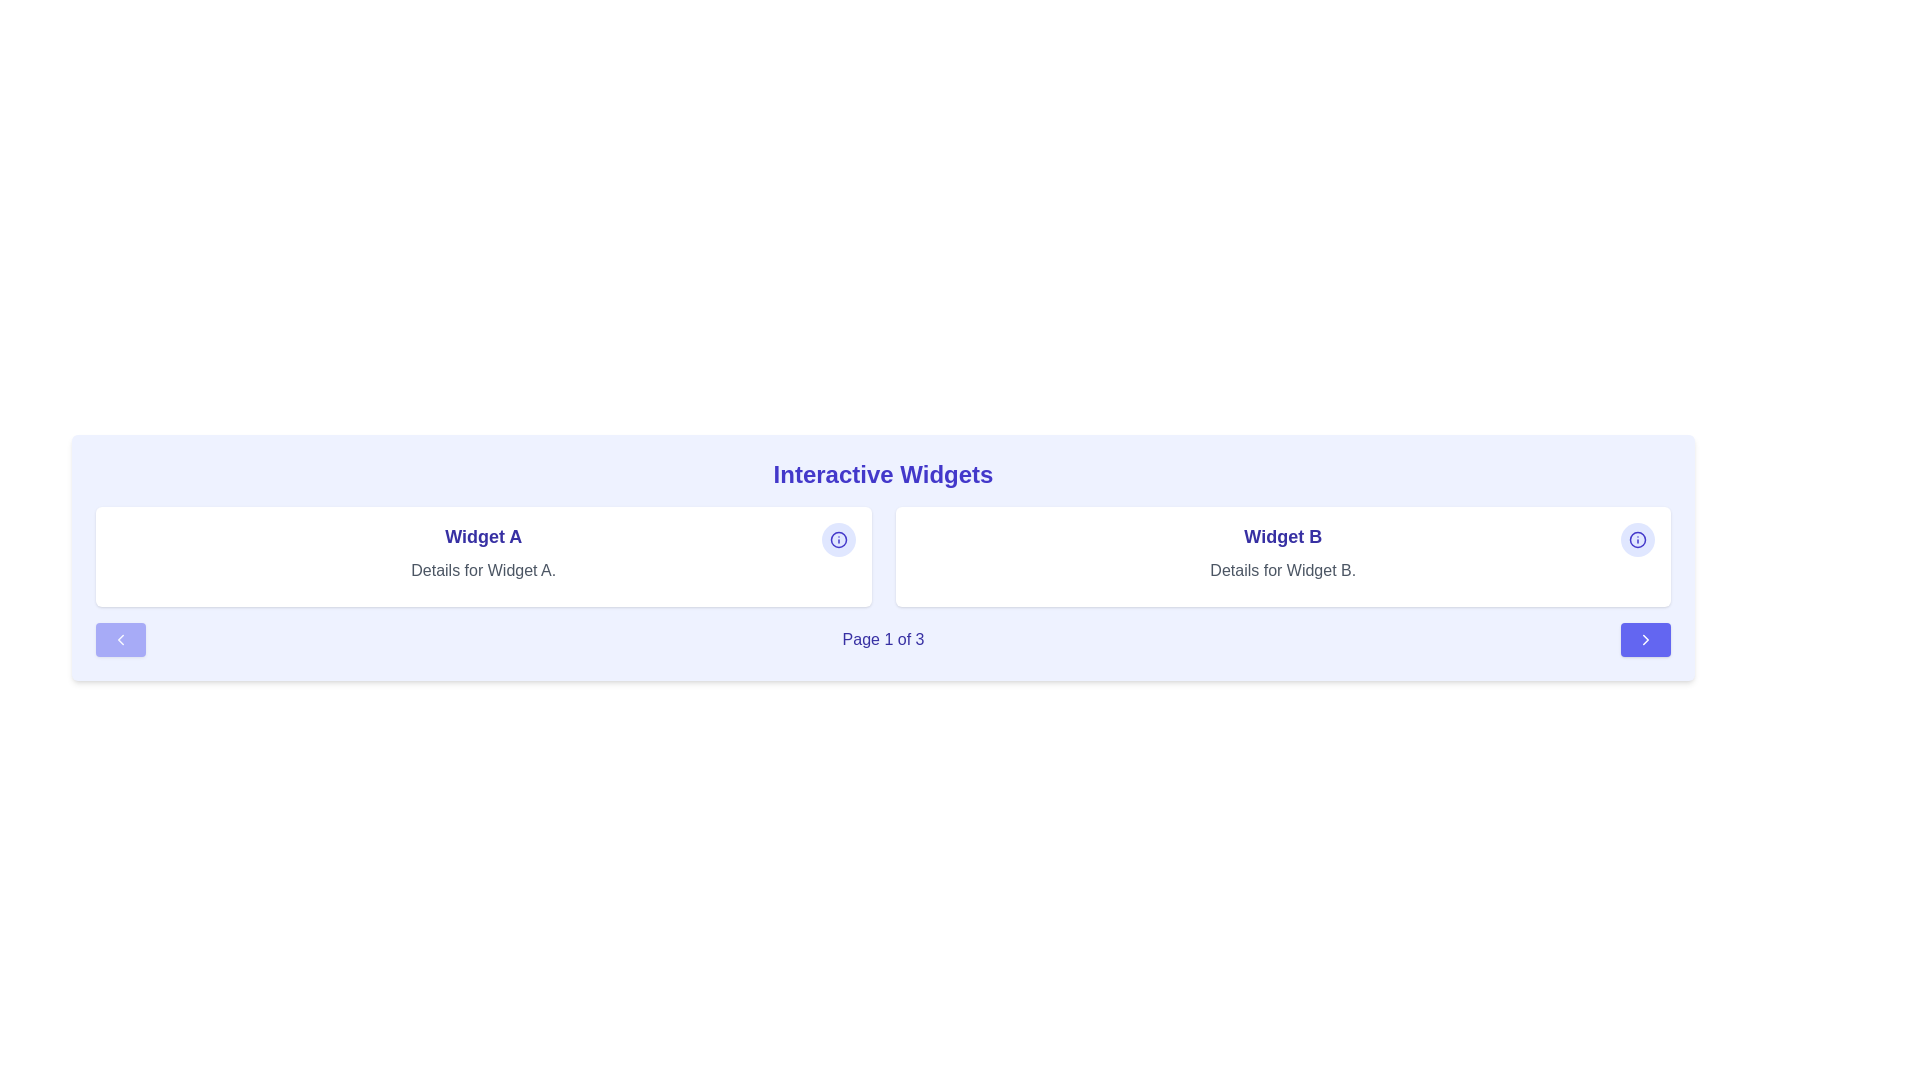  I want to click on the navigation icon button located at the bottom-right of the interface, inside a blue circular button, so click(1646, 640).